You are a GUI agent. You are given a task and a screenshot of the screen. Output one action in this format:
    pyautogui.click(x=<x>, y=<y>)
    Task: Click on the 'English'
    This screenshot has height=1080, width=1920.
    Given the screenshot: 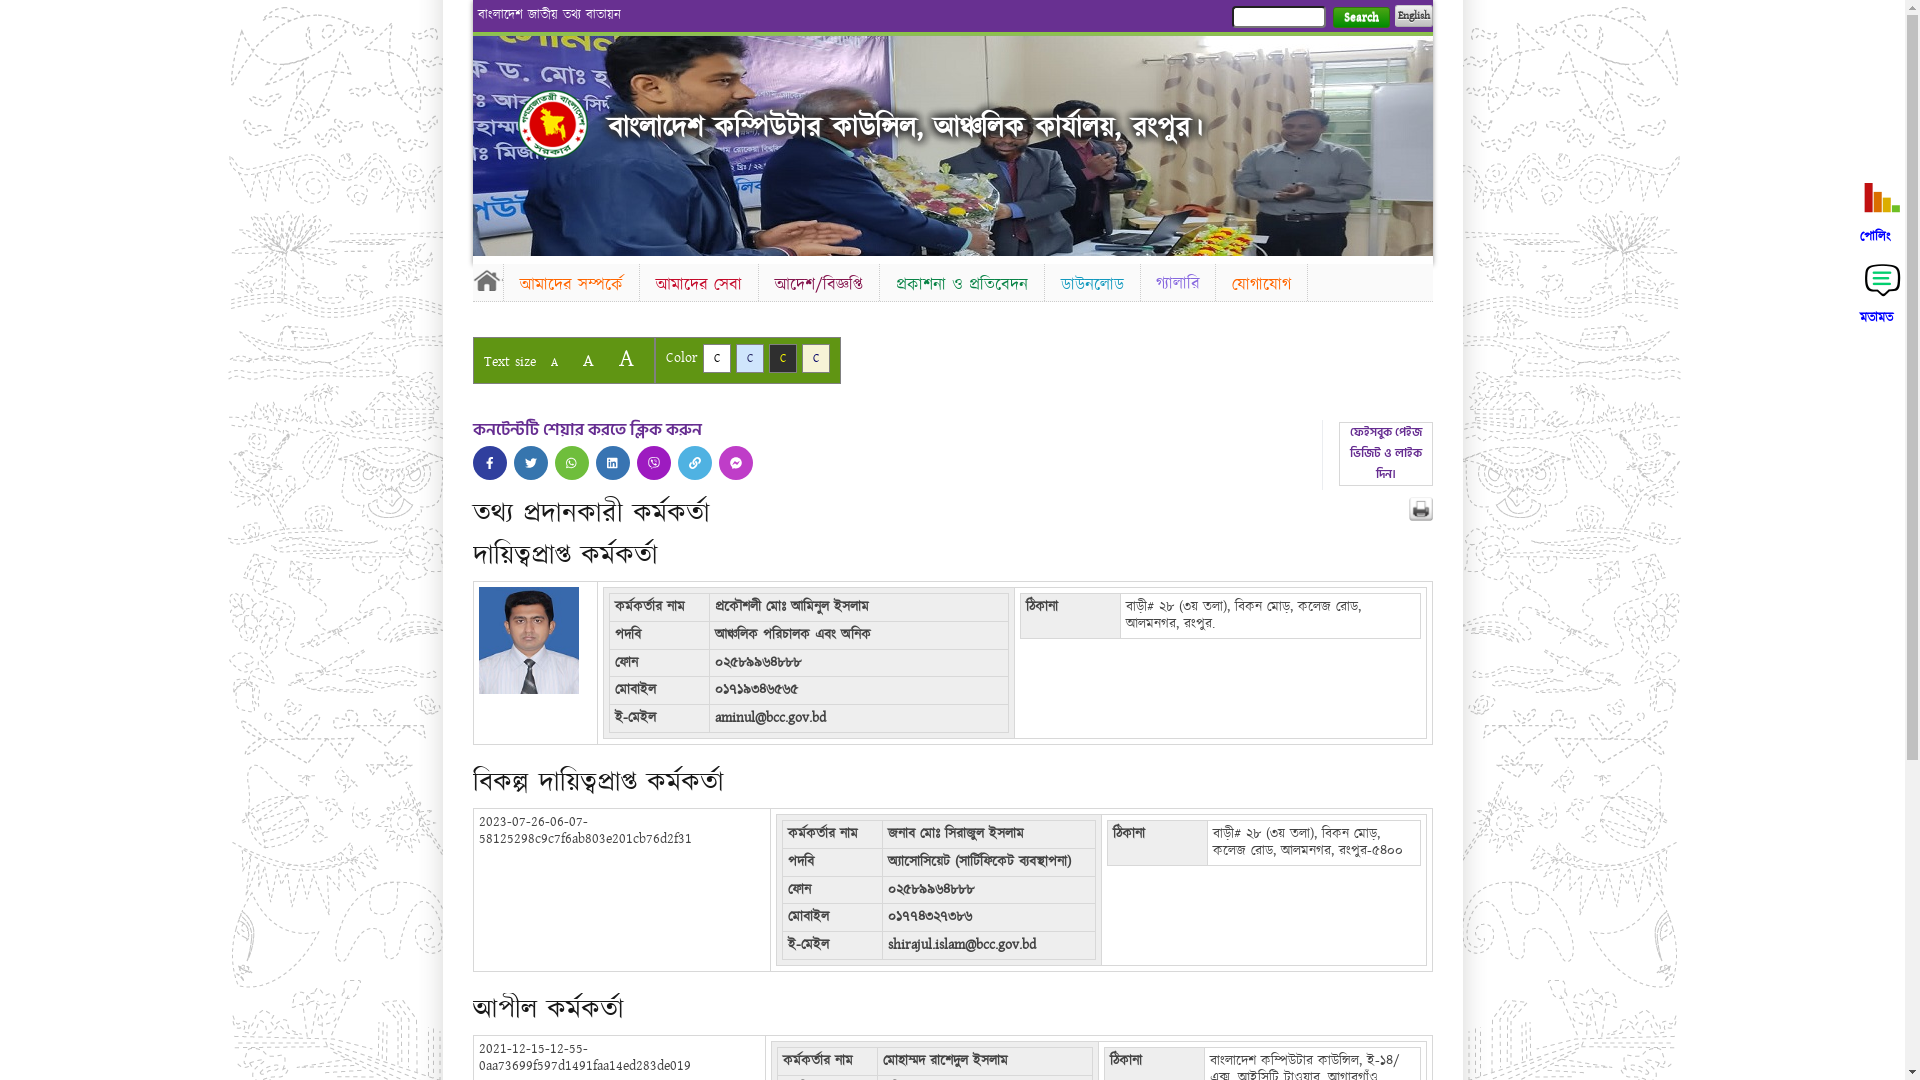 What is the action you would take?
    pyautogui.click(x=1411, y=15)
    